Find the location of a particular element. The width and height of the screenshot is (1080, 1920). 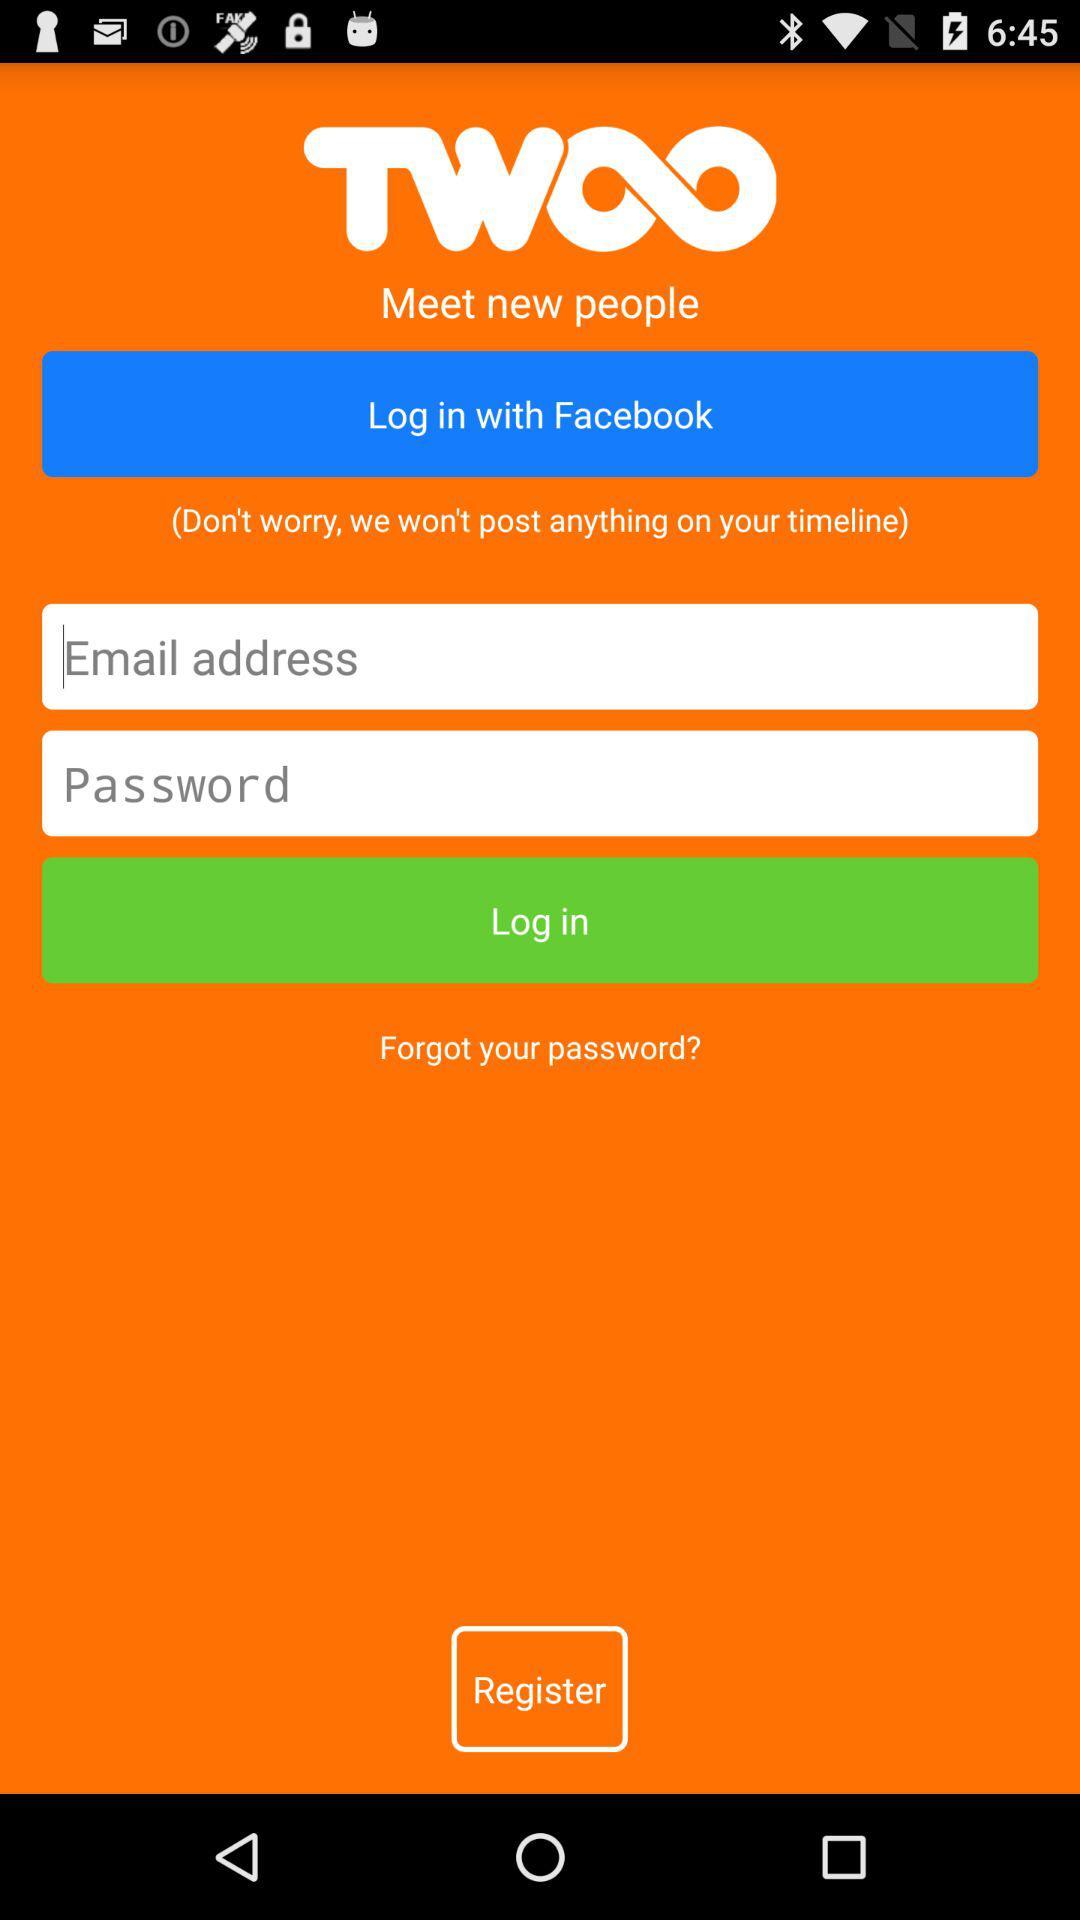

forgot your password? is located at coordinates (540, 1045).